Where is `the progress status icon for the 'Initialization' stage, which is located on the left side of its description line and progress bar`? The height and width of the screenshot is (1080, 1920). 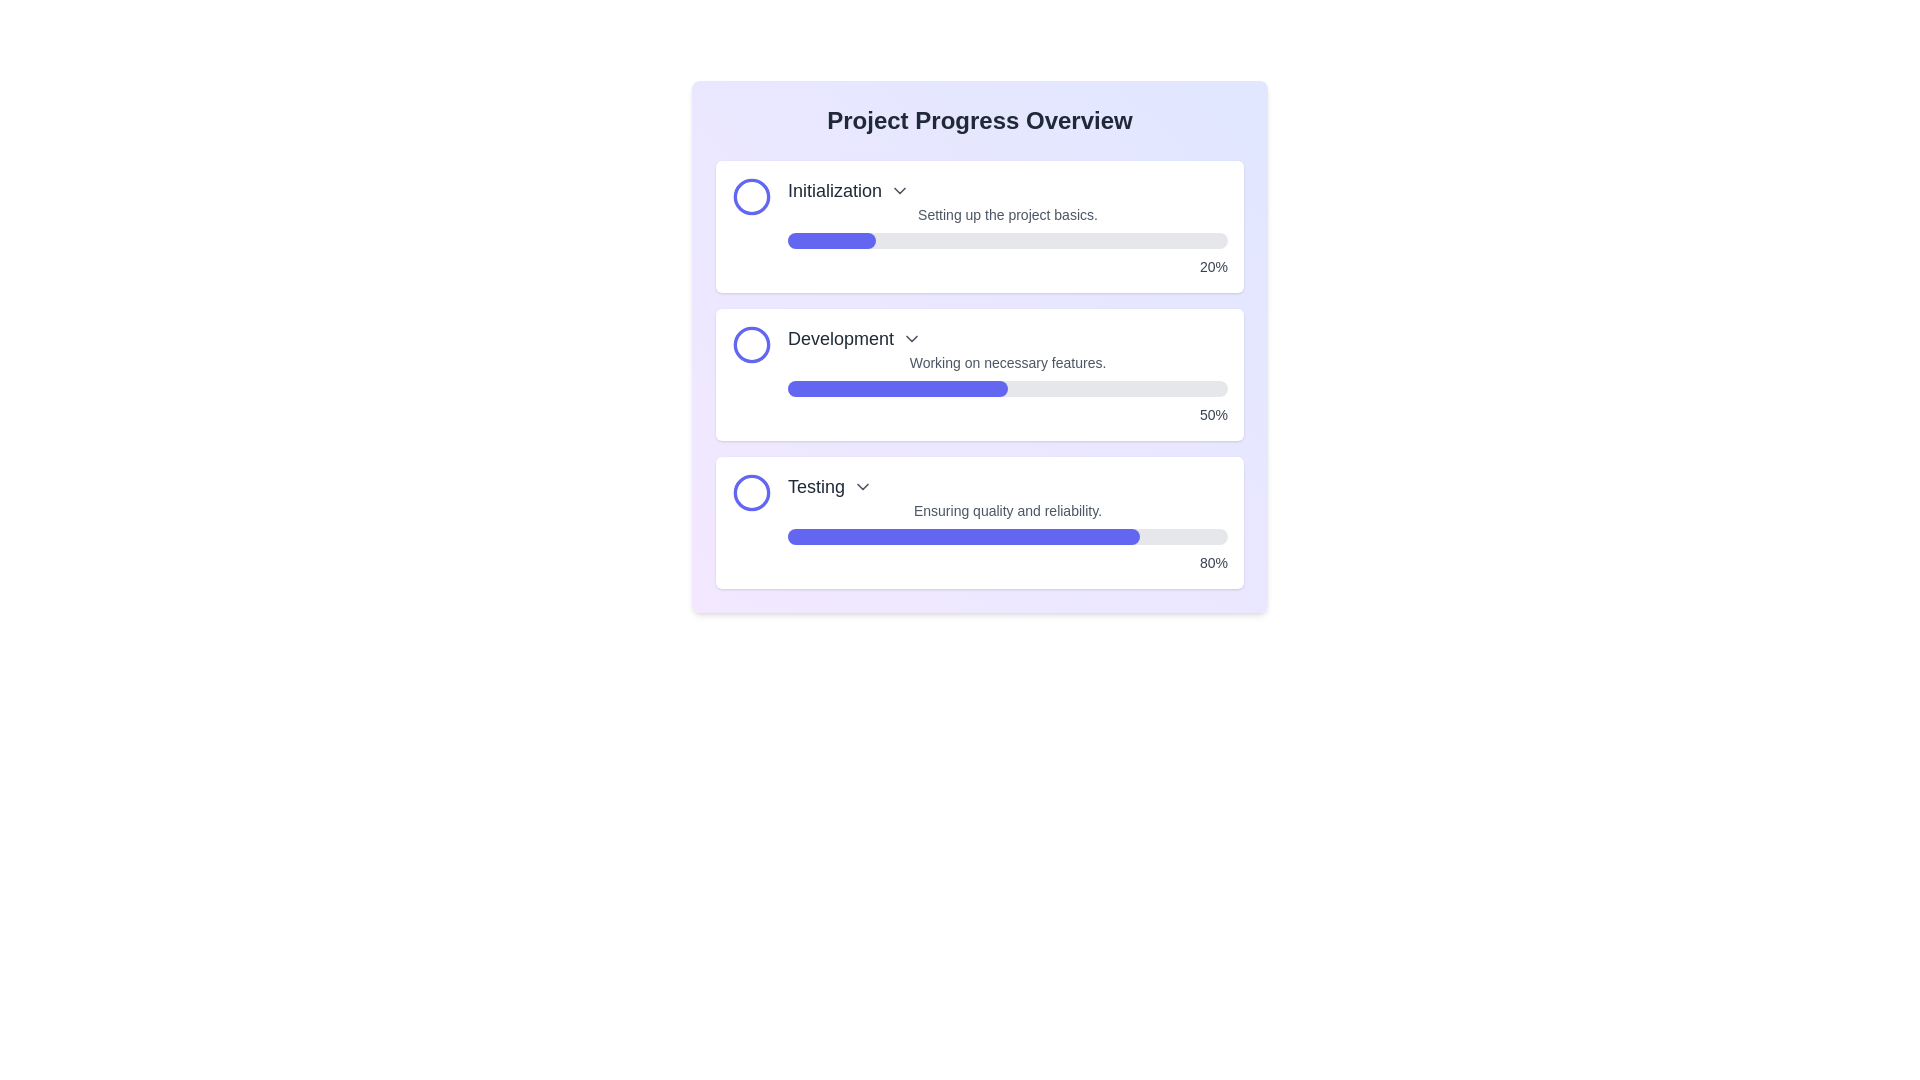
the progress status icon for the 'Initialization' stage, which is located on the left side of its description line and progress bar is located at coordinates (751, 196).